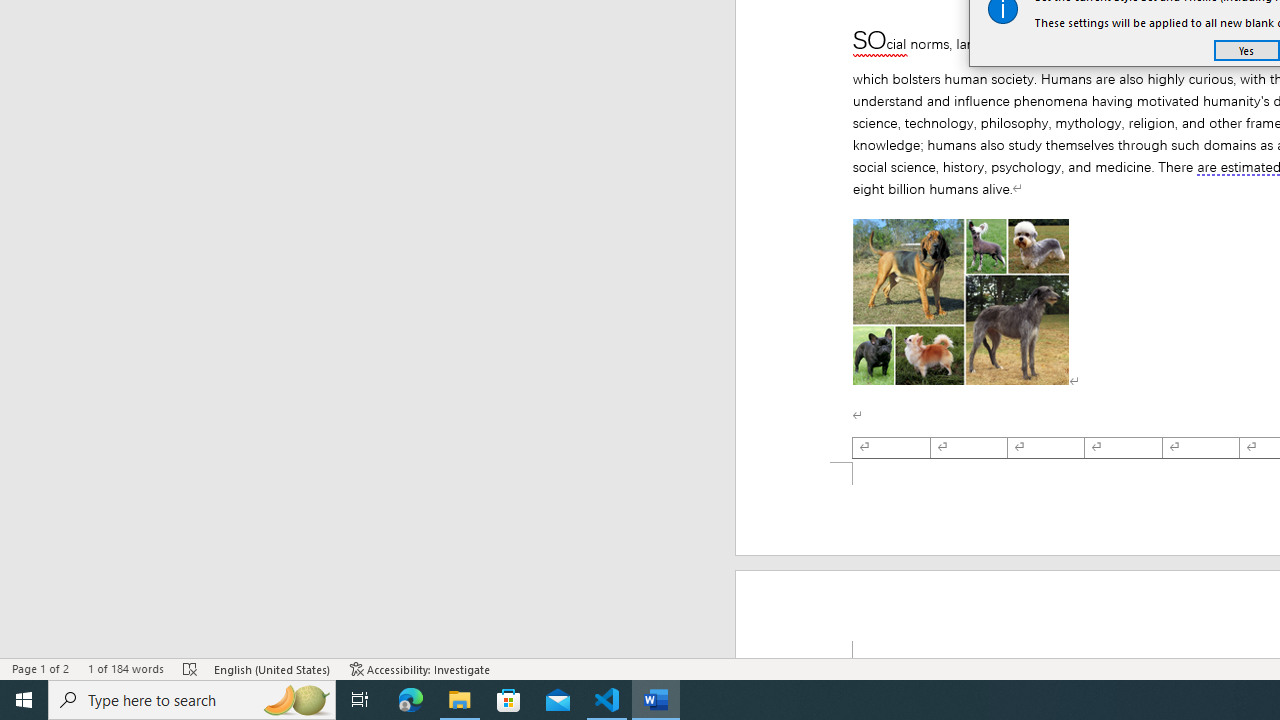 The width and height of the screenshot is (1280, 720). What do you see at coordinates (192, 698) in the screenshot?
I see `'Type here to search'` at bounding box center [192, 698].